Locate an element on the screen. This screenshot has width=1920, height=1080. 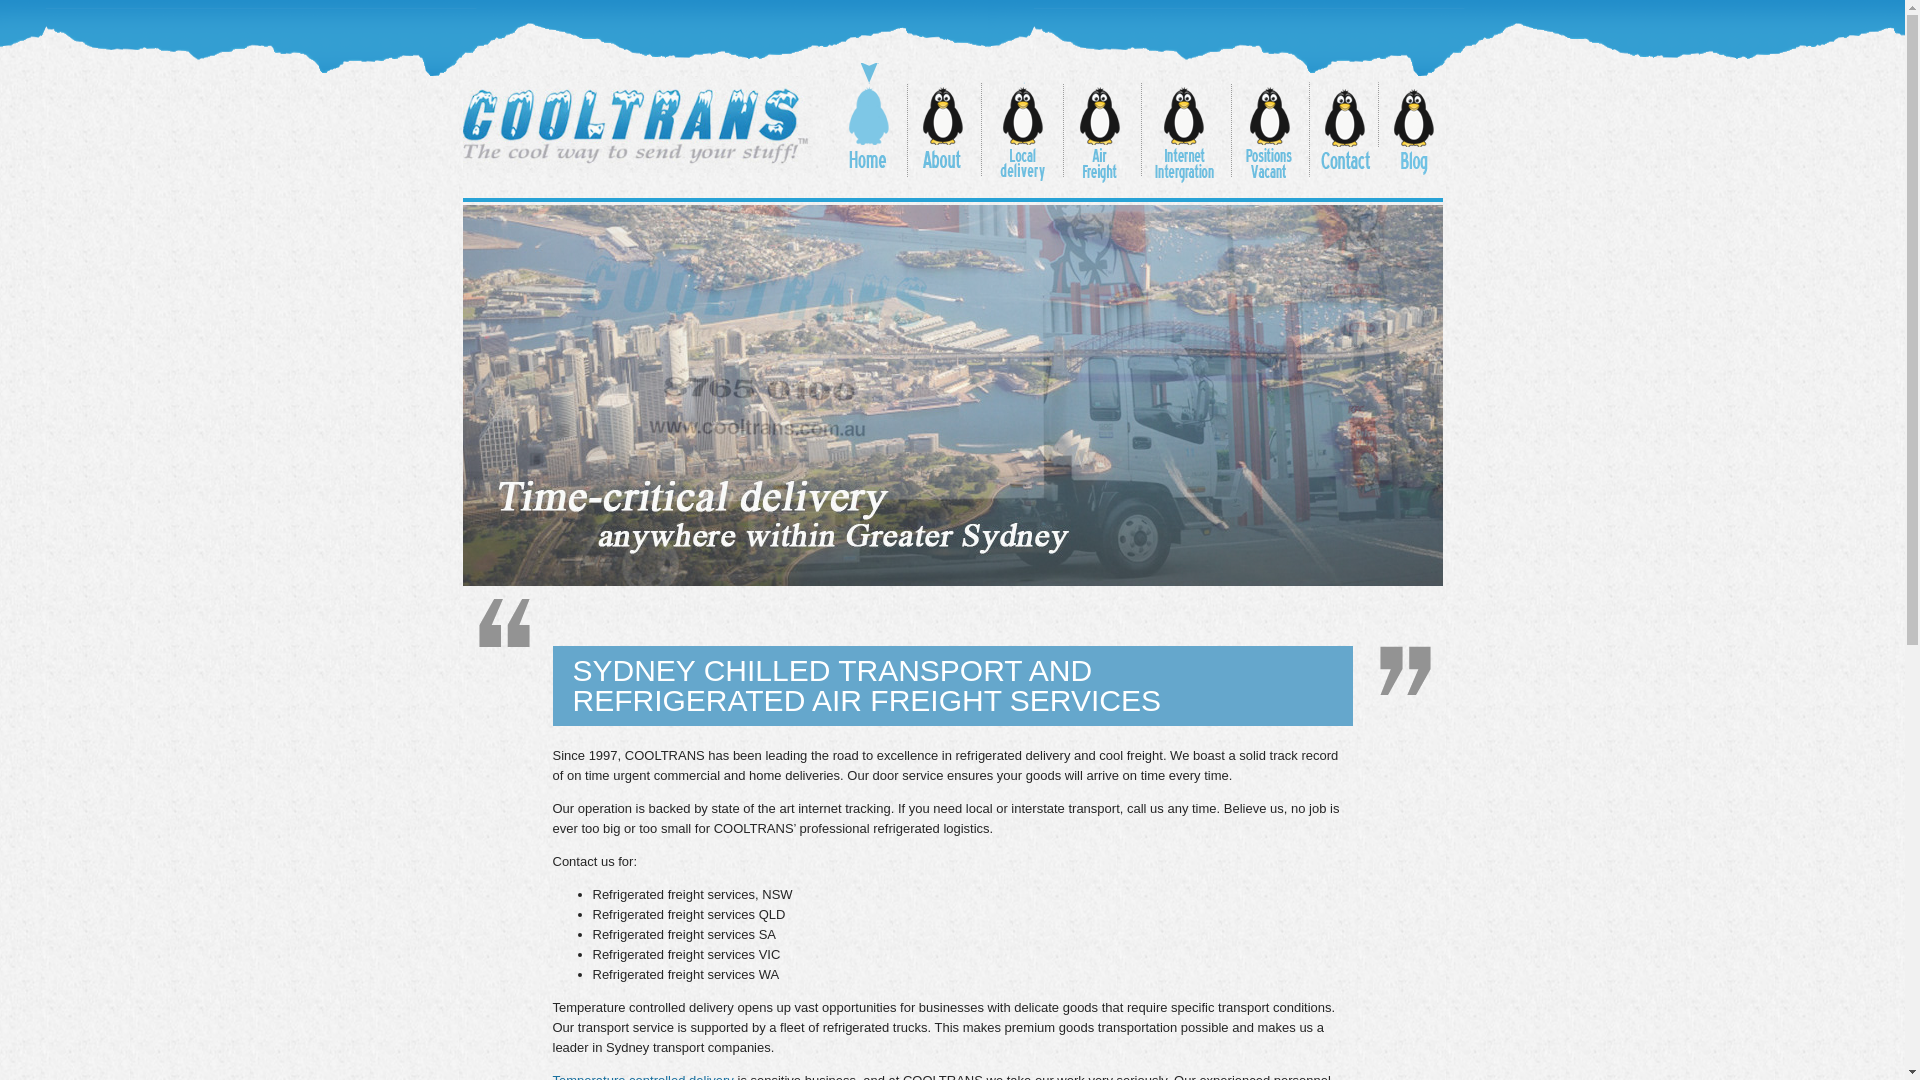
'About' is located at coordinates (943, 123).